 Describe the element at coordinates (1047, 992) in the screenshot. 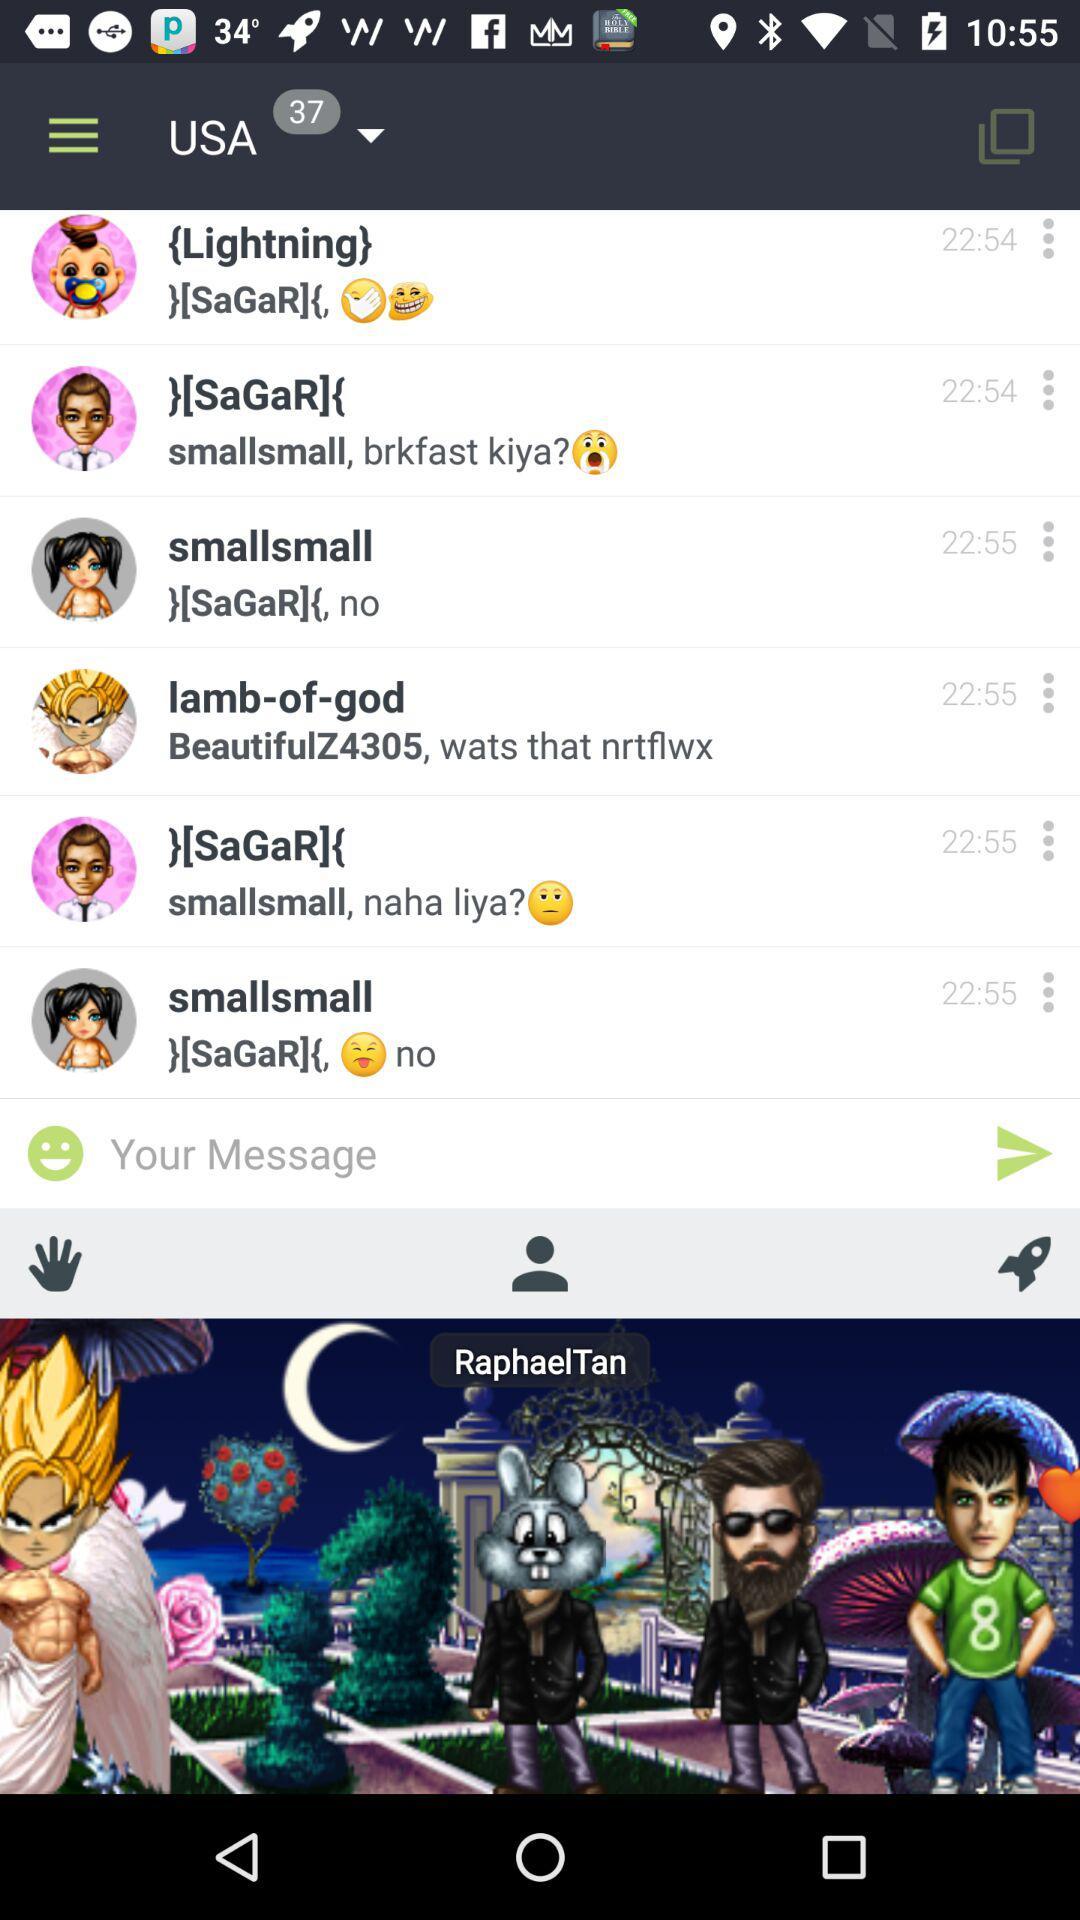

I see `more options` at that location.